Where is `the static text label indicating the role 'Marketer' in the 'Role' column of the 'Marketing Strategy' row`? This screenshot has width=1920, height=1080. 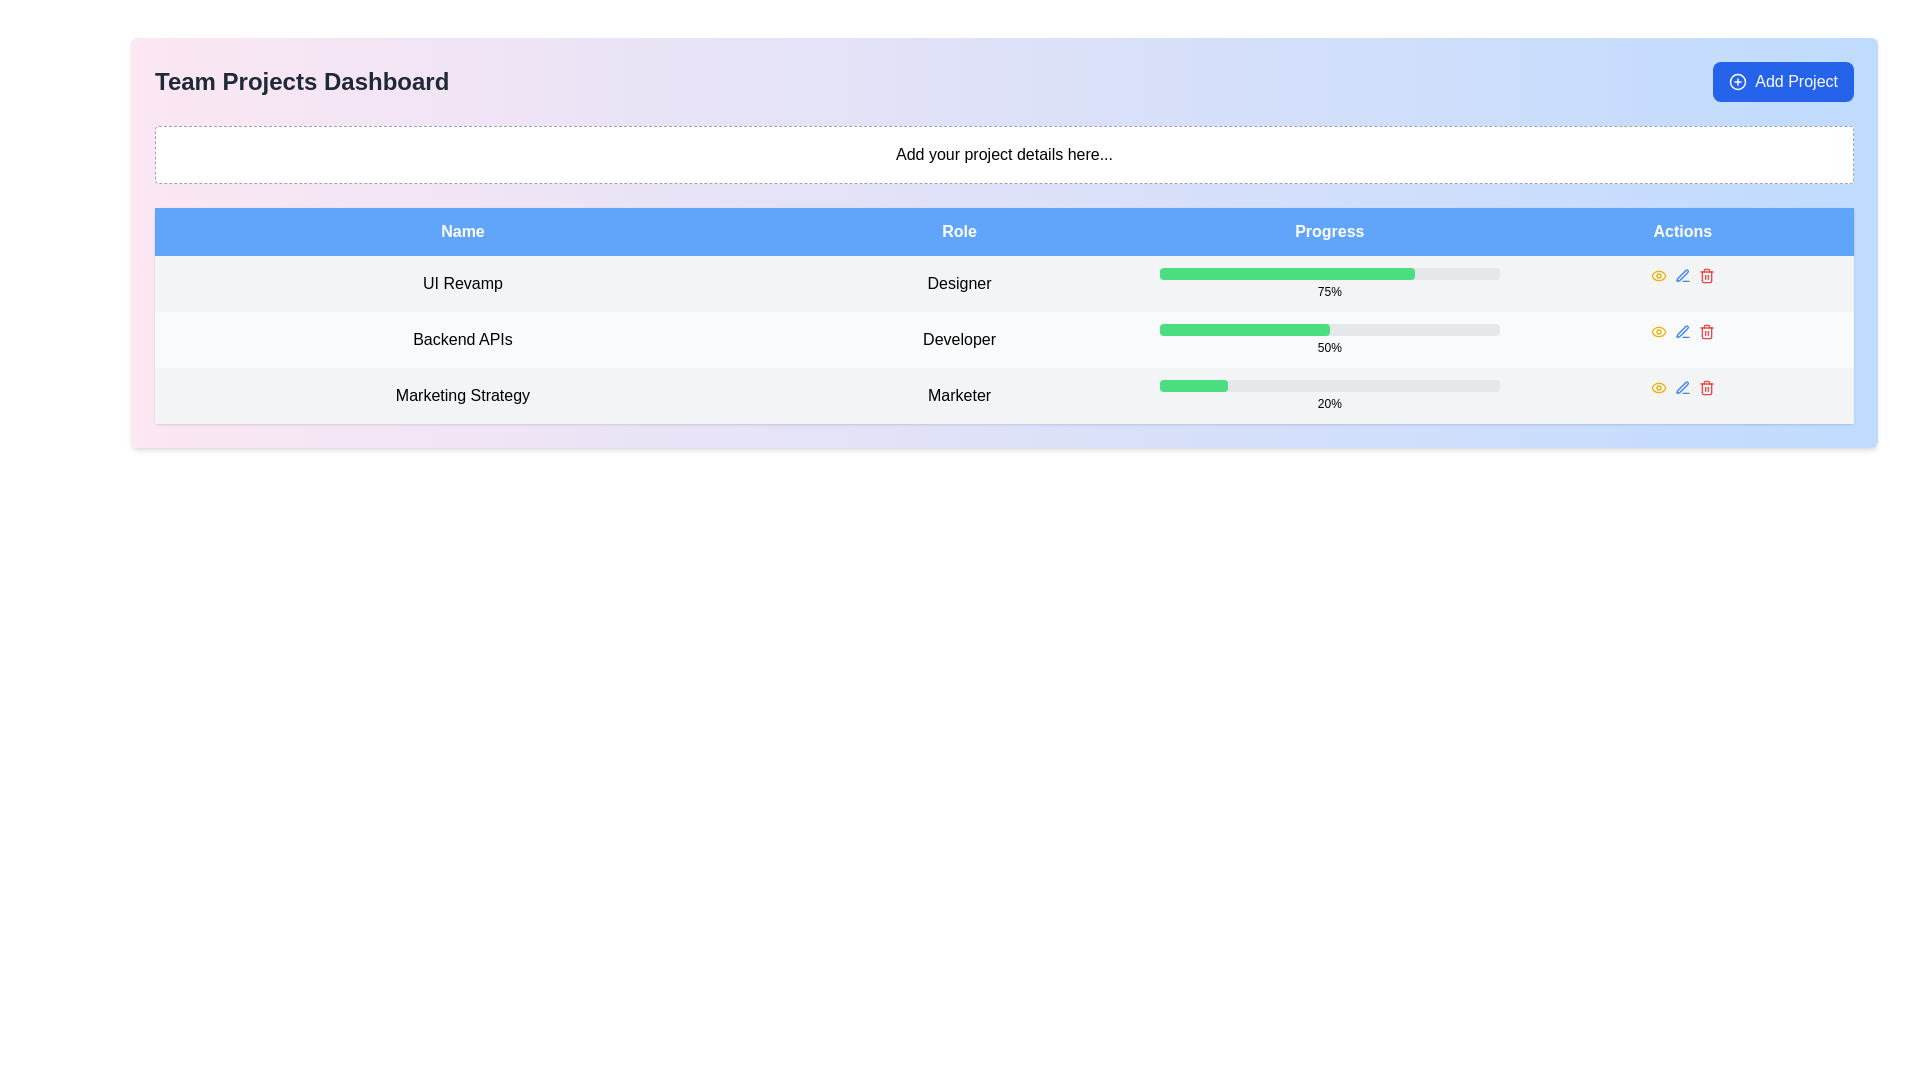 the static text label indicating the role 'Marketer' in the 'Role' column of the 'Marketing Strategy' row is located at coordinates (958, 396).